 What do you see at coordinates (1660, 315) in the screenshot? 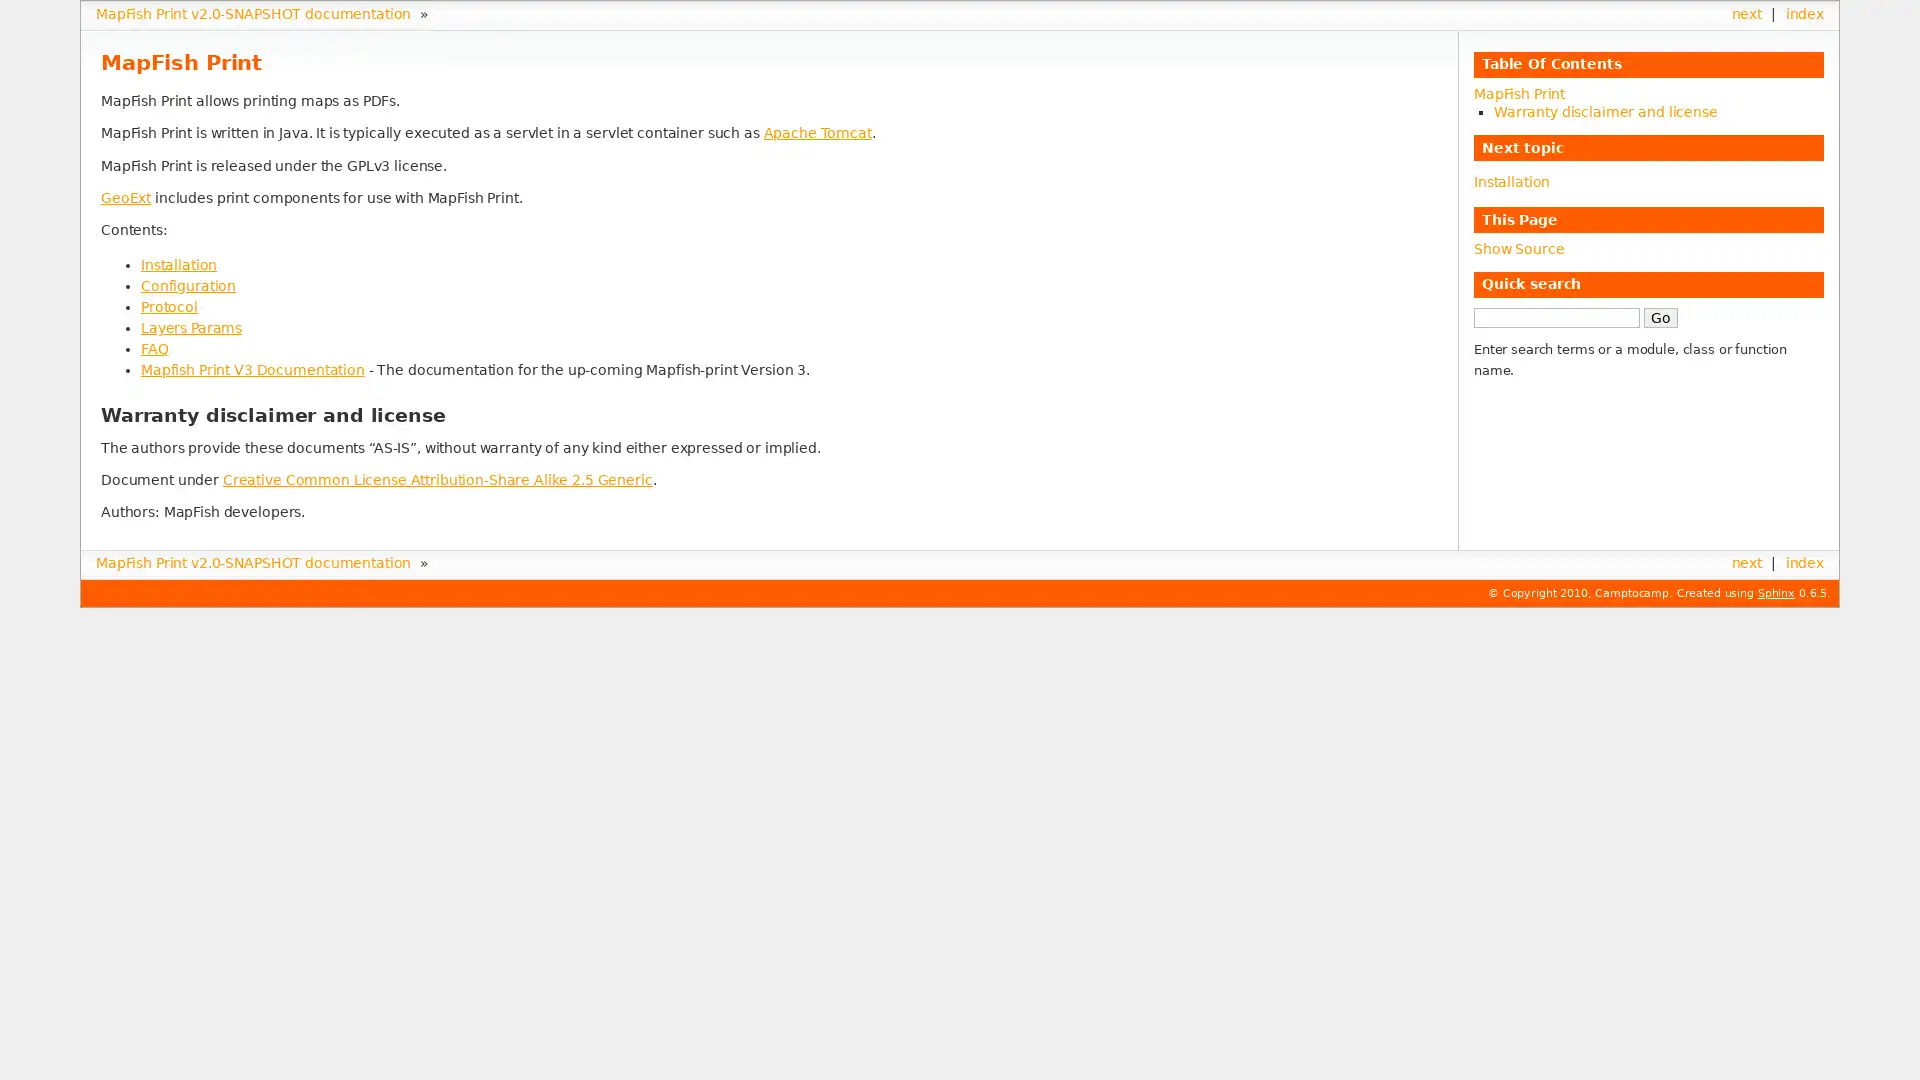
I see `Go` at bounding box center [1660, 315].